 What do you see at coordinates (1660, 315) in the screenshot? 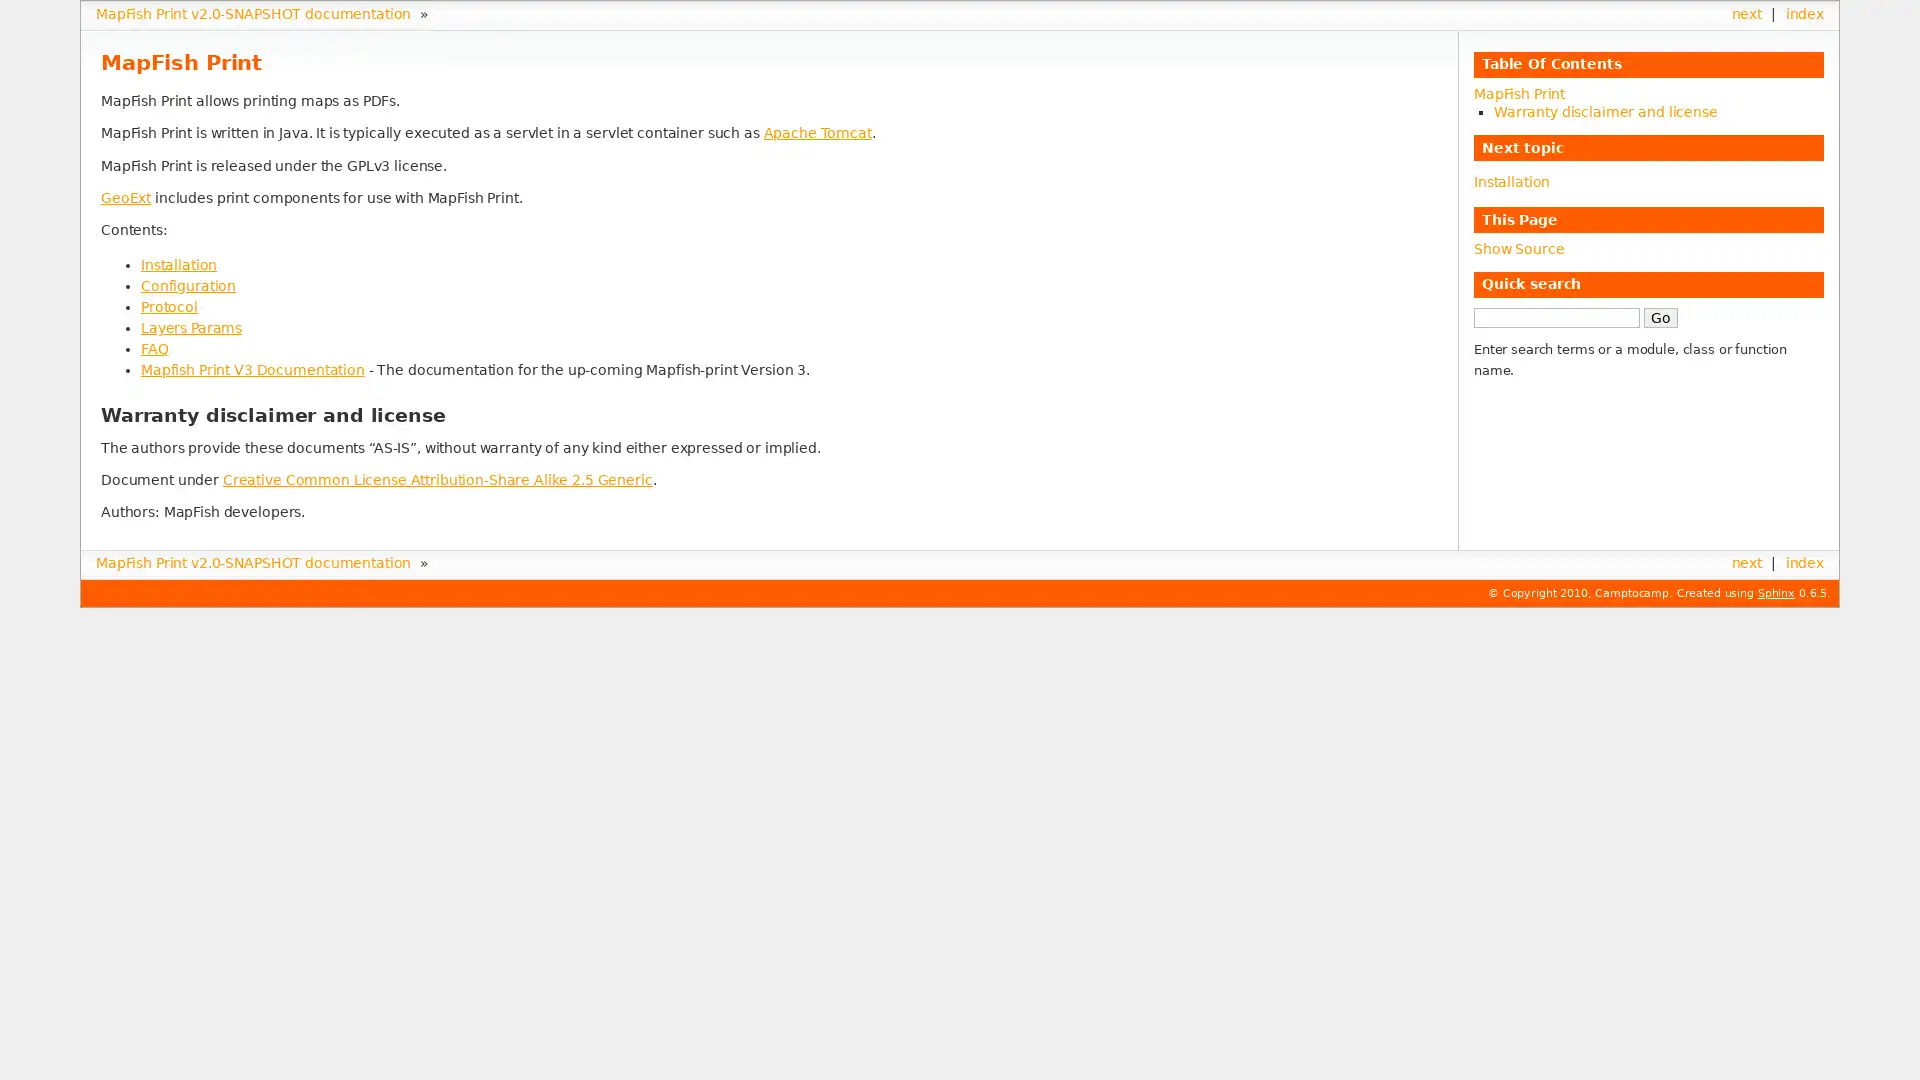
I see `Go` at bounding box center [1660, 315].